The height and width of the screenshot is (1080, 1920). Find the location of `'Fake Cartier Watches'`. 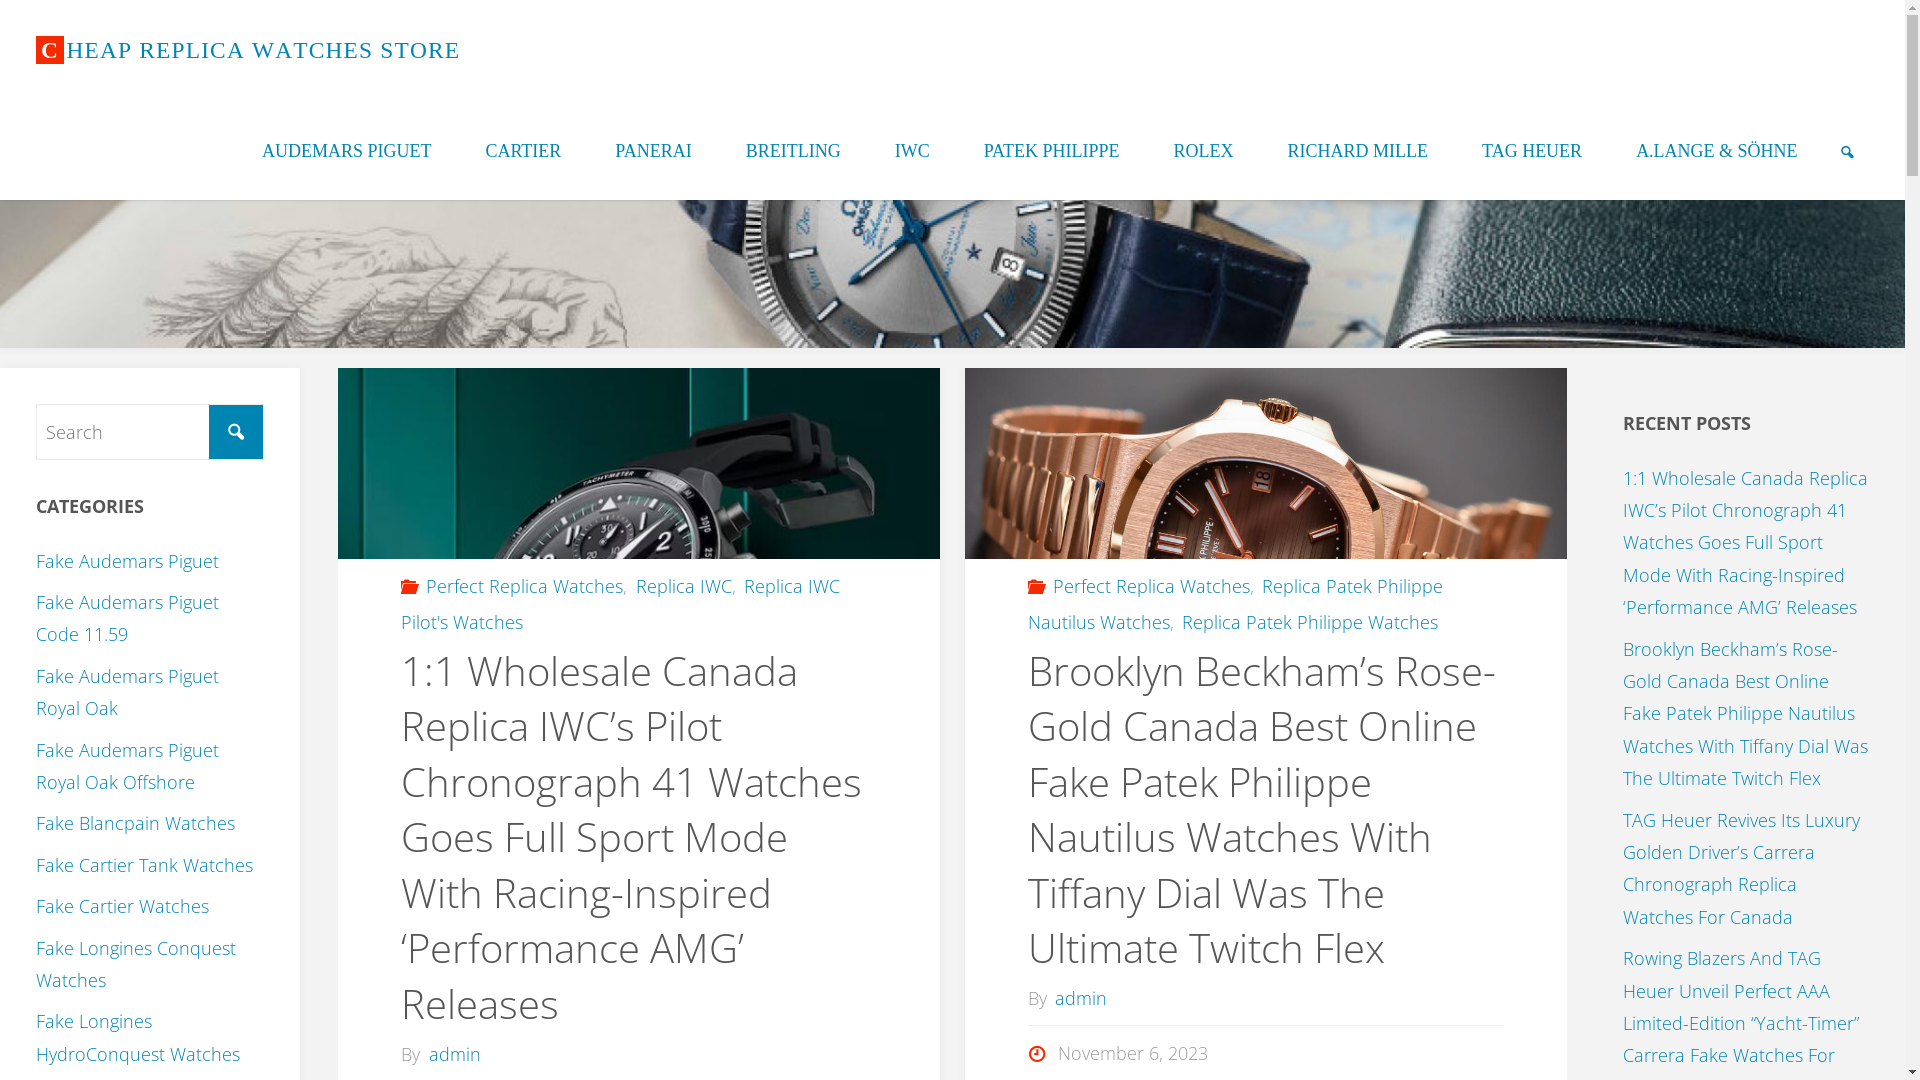

'Fake Cartier Watches' is located at coordinates (121, 906).